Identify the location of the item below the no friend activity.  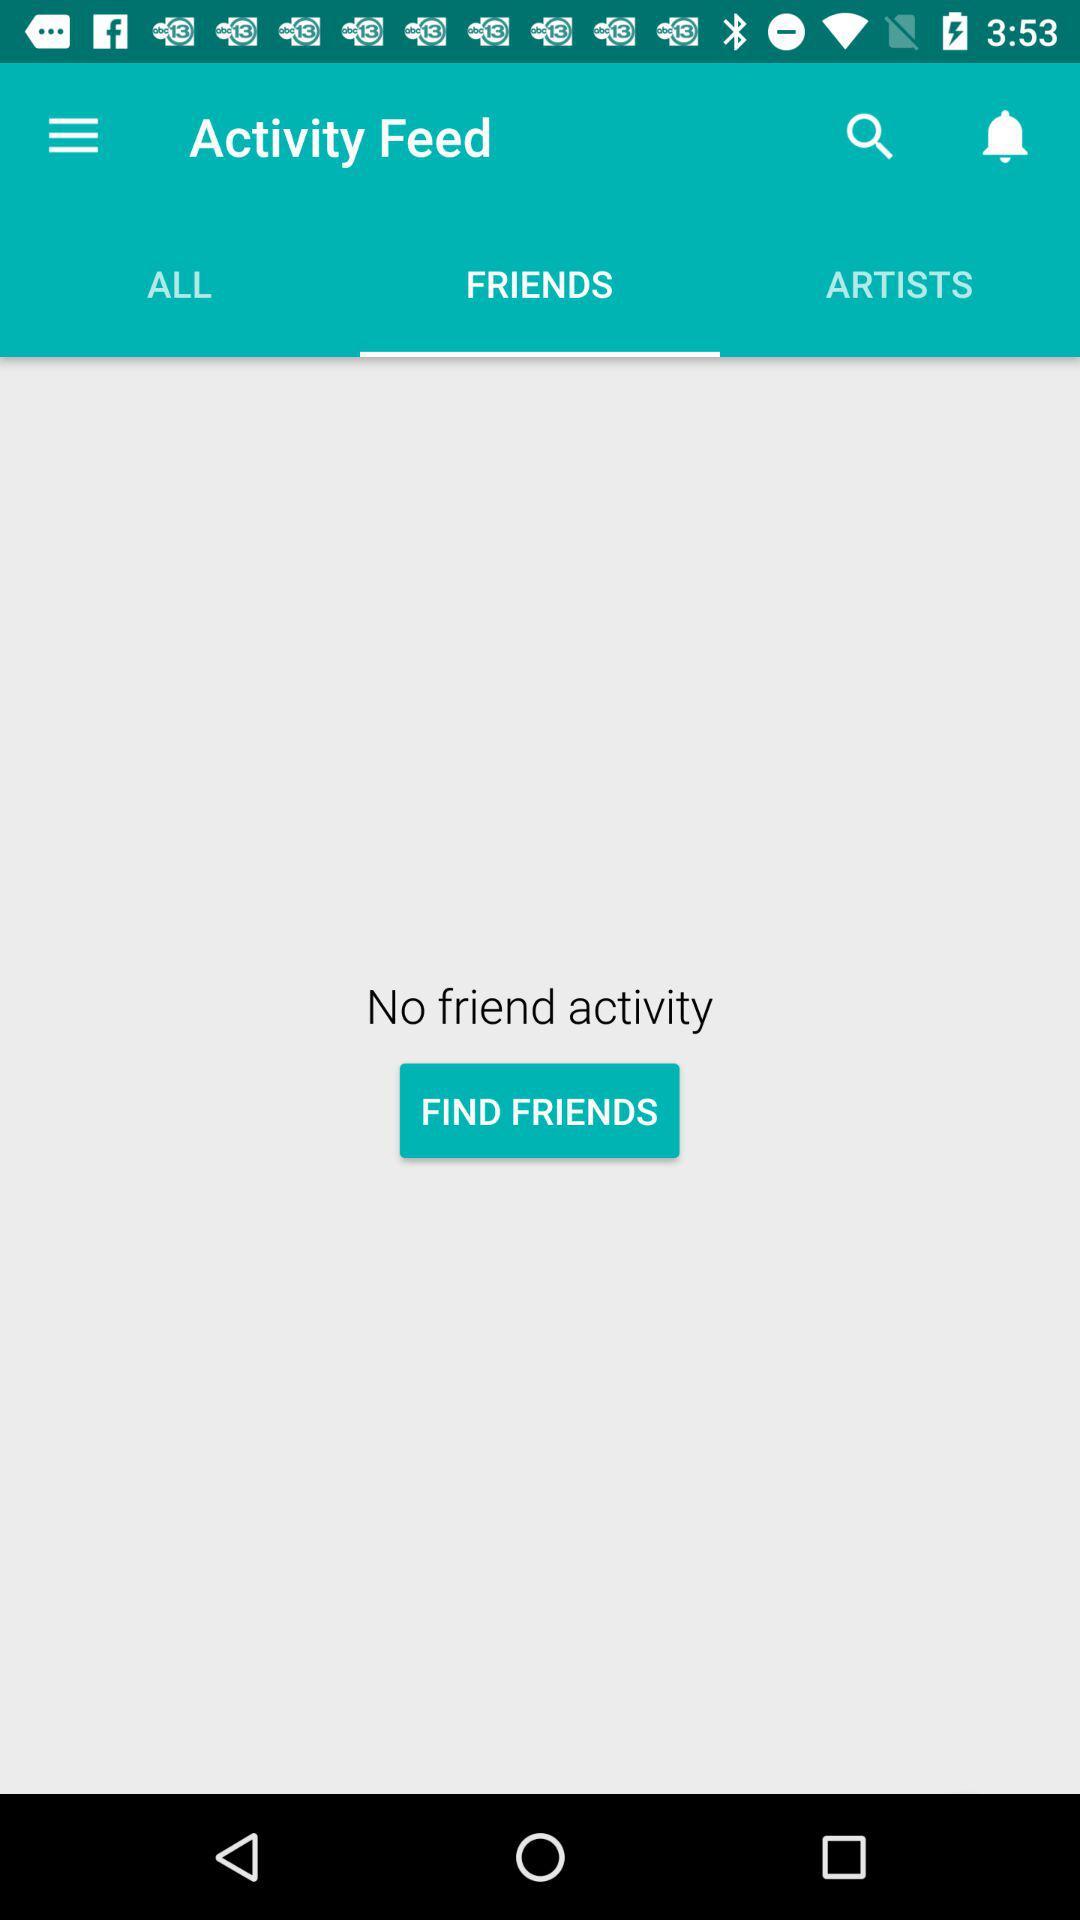
(538, 1109).